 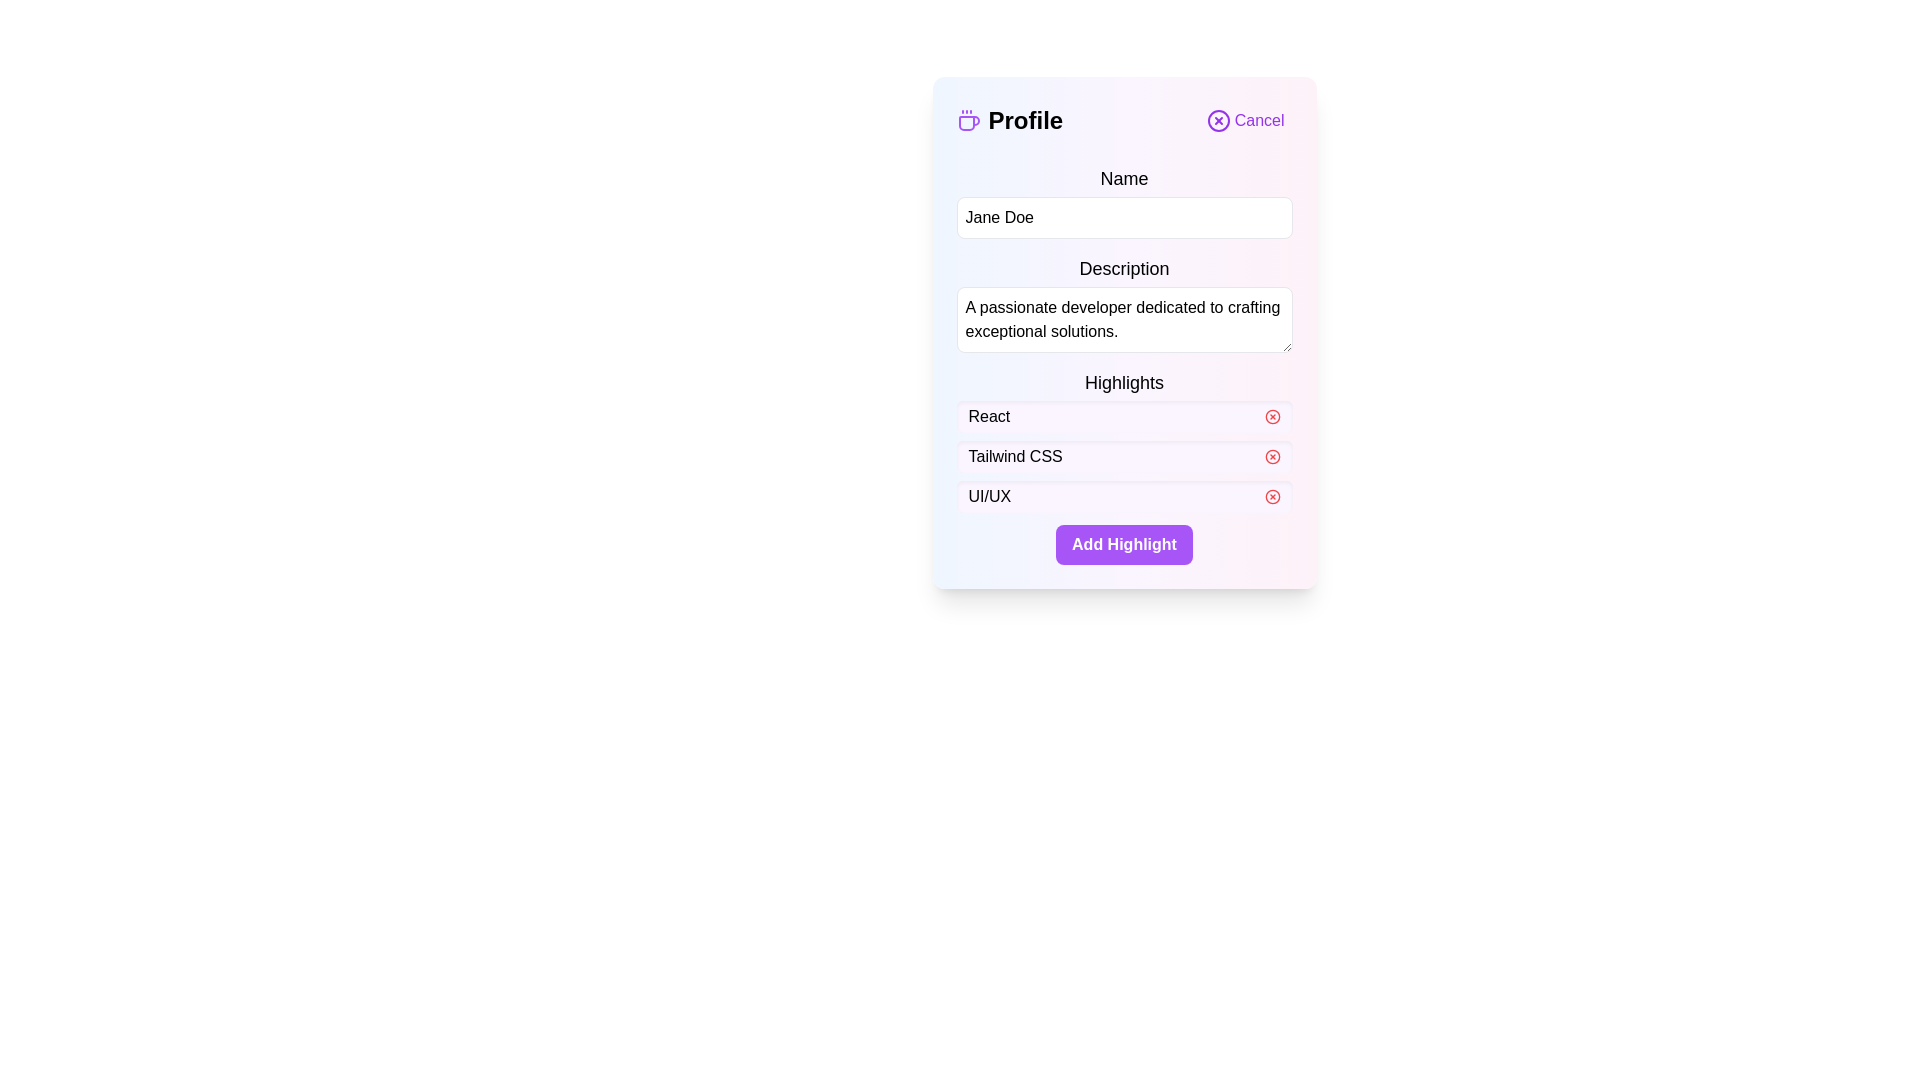 What do you see at coordinates (1124, 382) in the screenshot?
I see `text from the Text Label located above the list of tags such as 'React', 'Tailwind CSS', and 'UI/UX', and below the 'Description' text area field` at bounding box center [1124, 382].